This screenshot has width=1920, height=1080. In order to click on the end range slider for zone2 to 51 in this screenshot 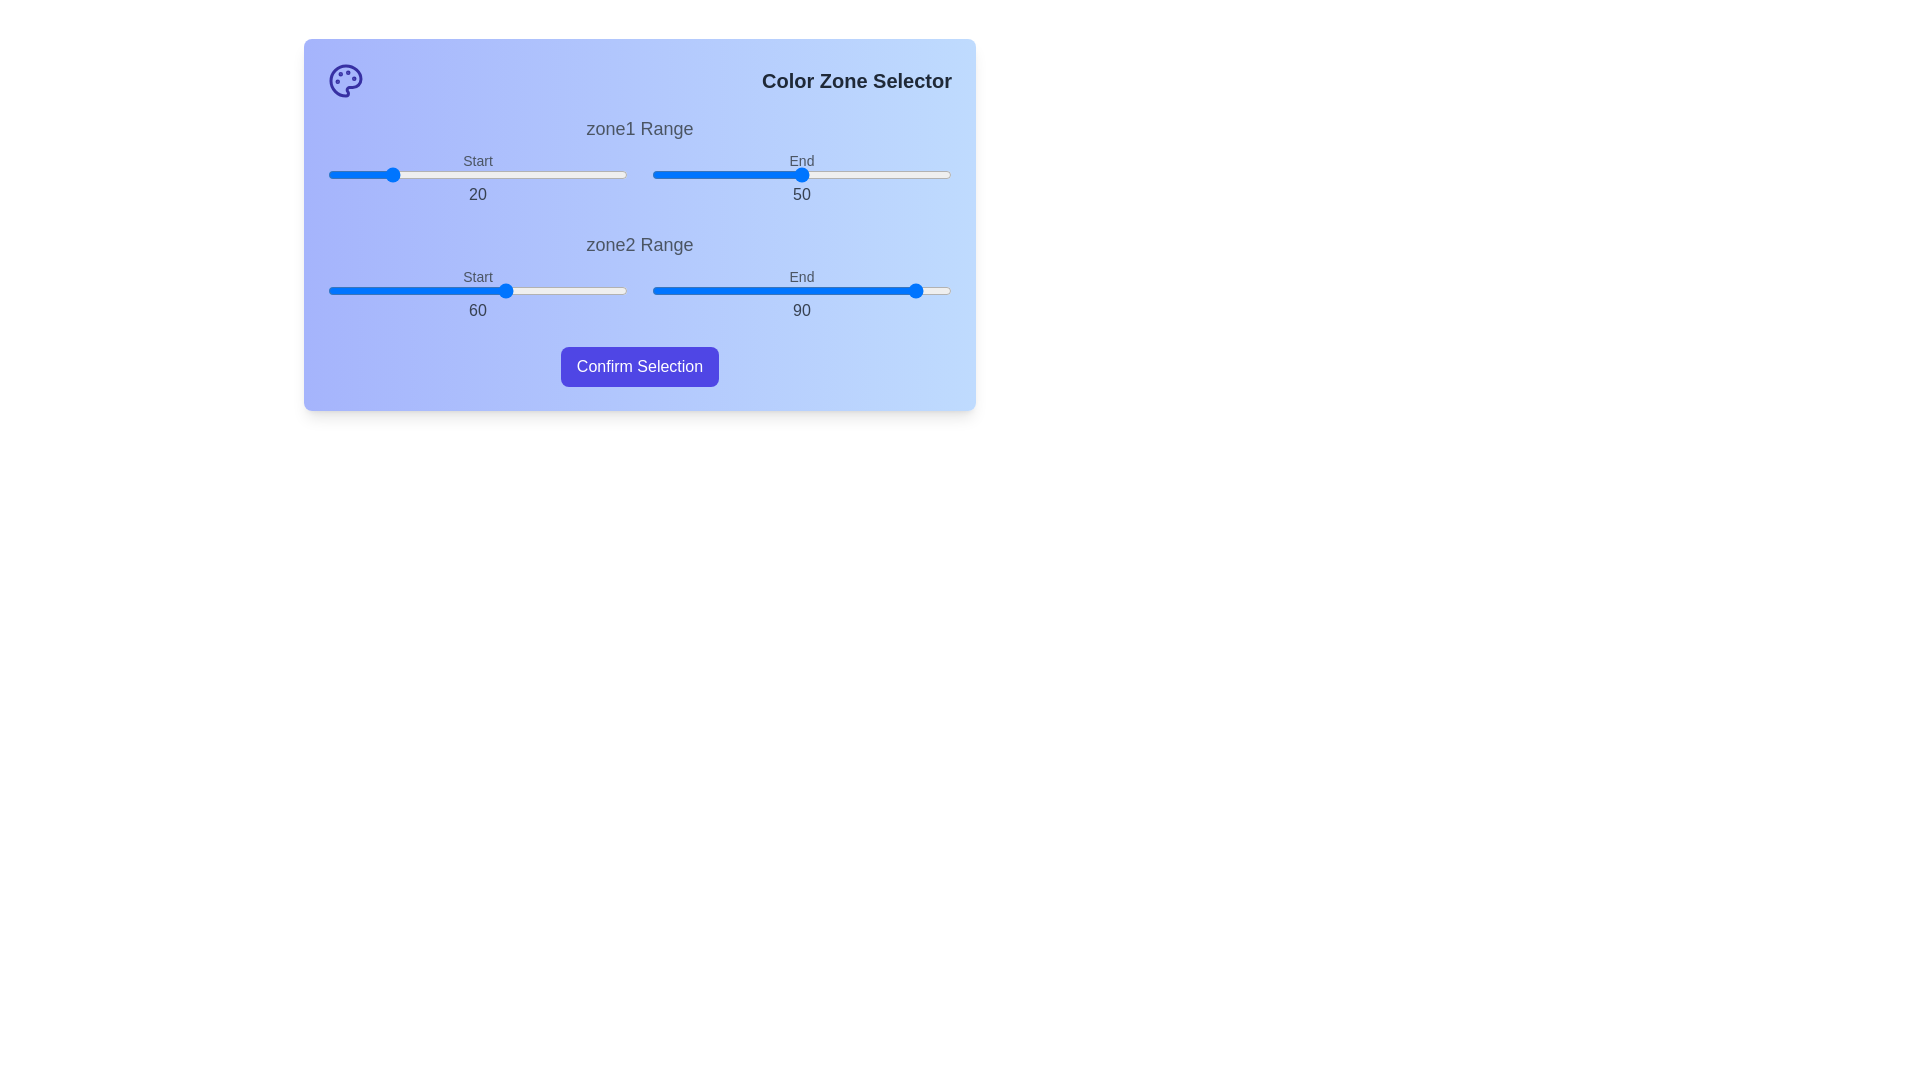, I will do `click(805, 290)`.